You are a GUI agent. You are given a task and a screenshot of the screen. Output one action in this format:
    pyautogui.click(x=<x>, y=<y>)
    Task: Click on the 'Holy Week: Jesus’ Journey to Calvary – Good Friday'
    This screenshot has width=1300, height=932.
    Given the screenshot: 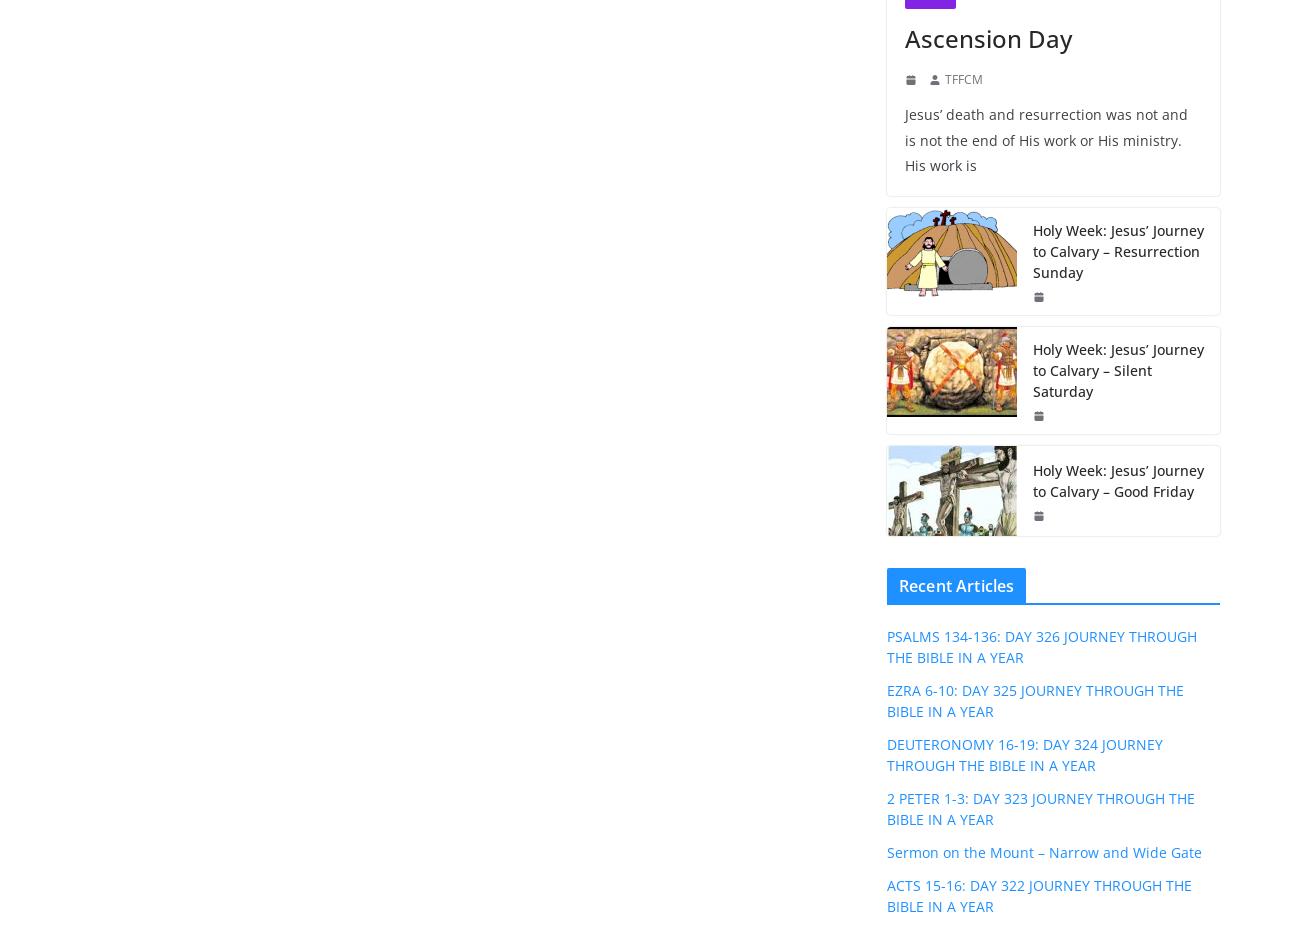 What is the action you would take?
    pyautogui.click(x=1117, y=480)
    